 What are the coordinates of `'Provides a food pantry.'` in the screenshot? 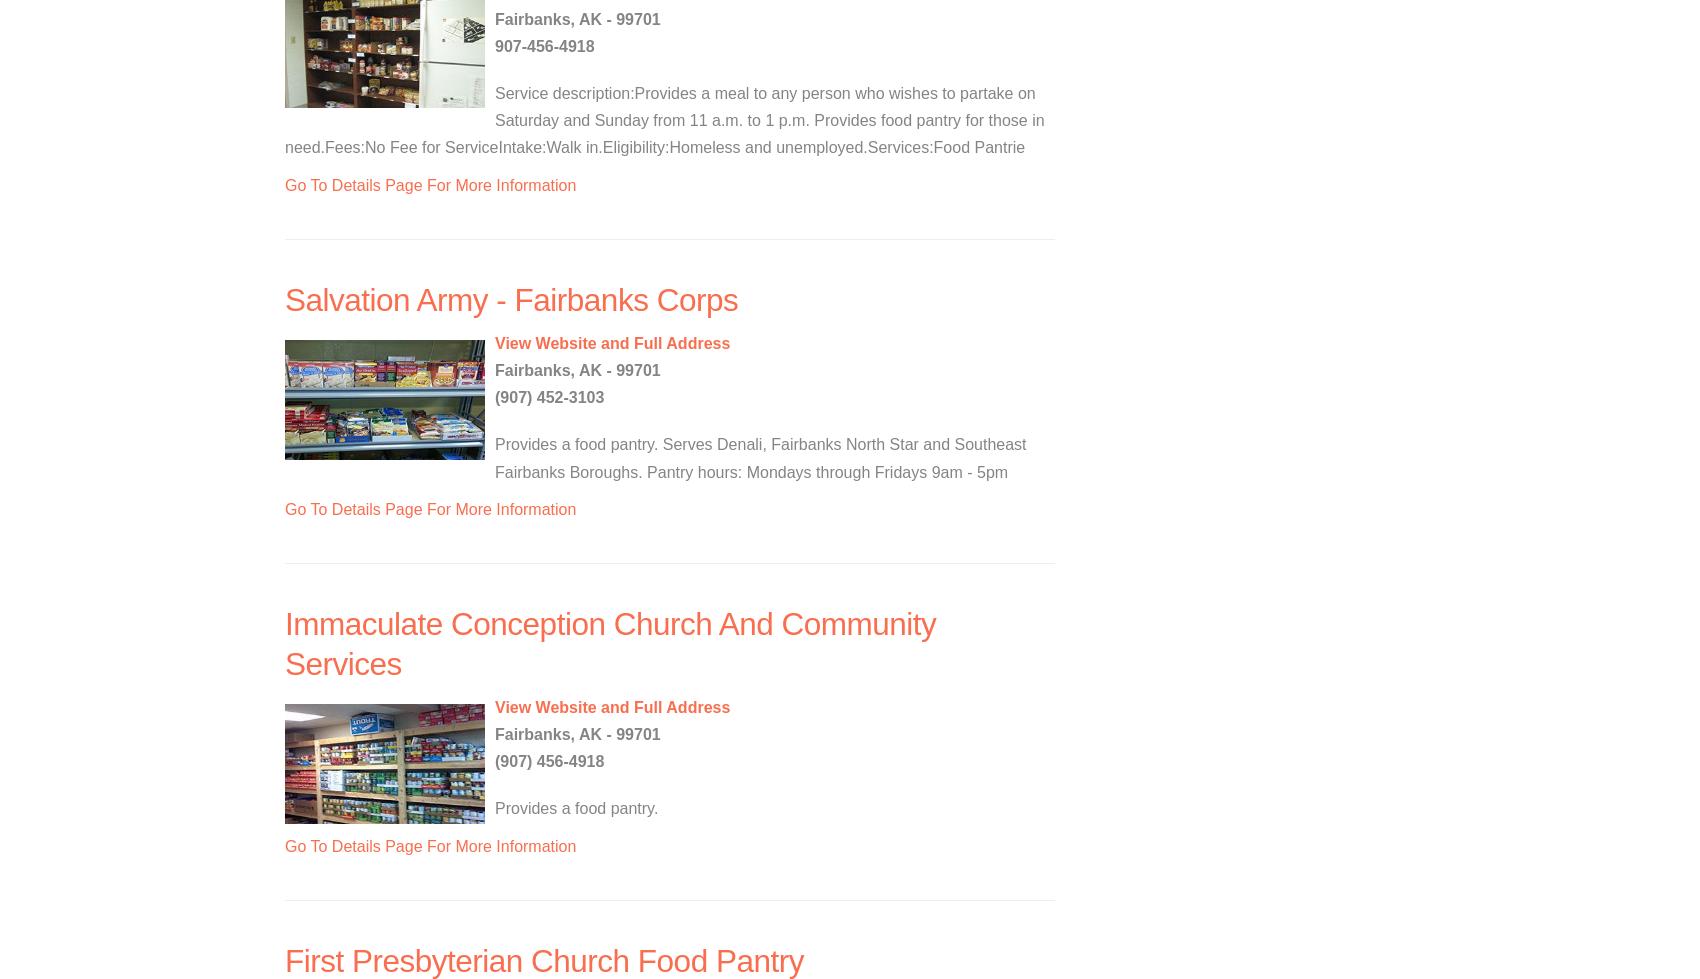 It's located at (495, 807).